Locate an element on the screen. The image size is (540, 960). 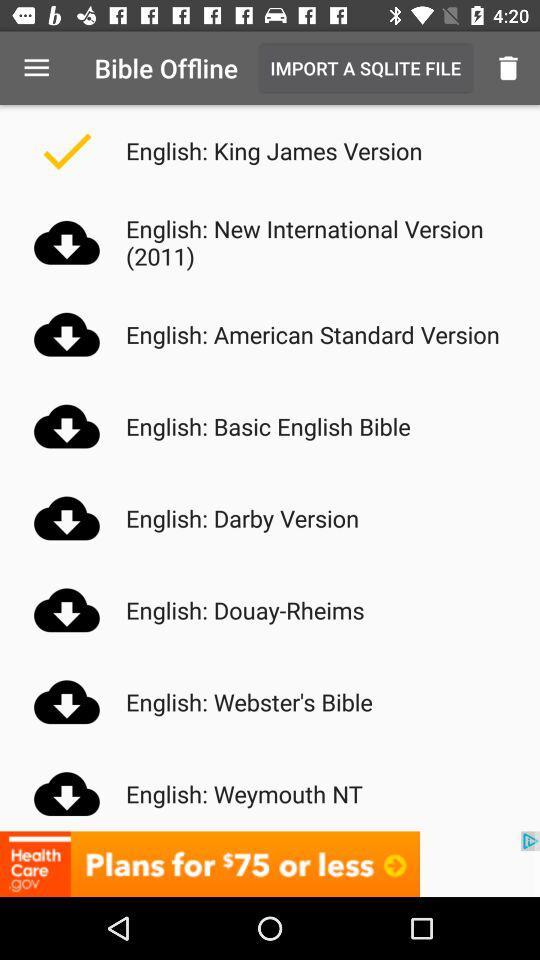
lower advertisement bar is located at coordinates (270, 863).